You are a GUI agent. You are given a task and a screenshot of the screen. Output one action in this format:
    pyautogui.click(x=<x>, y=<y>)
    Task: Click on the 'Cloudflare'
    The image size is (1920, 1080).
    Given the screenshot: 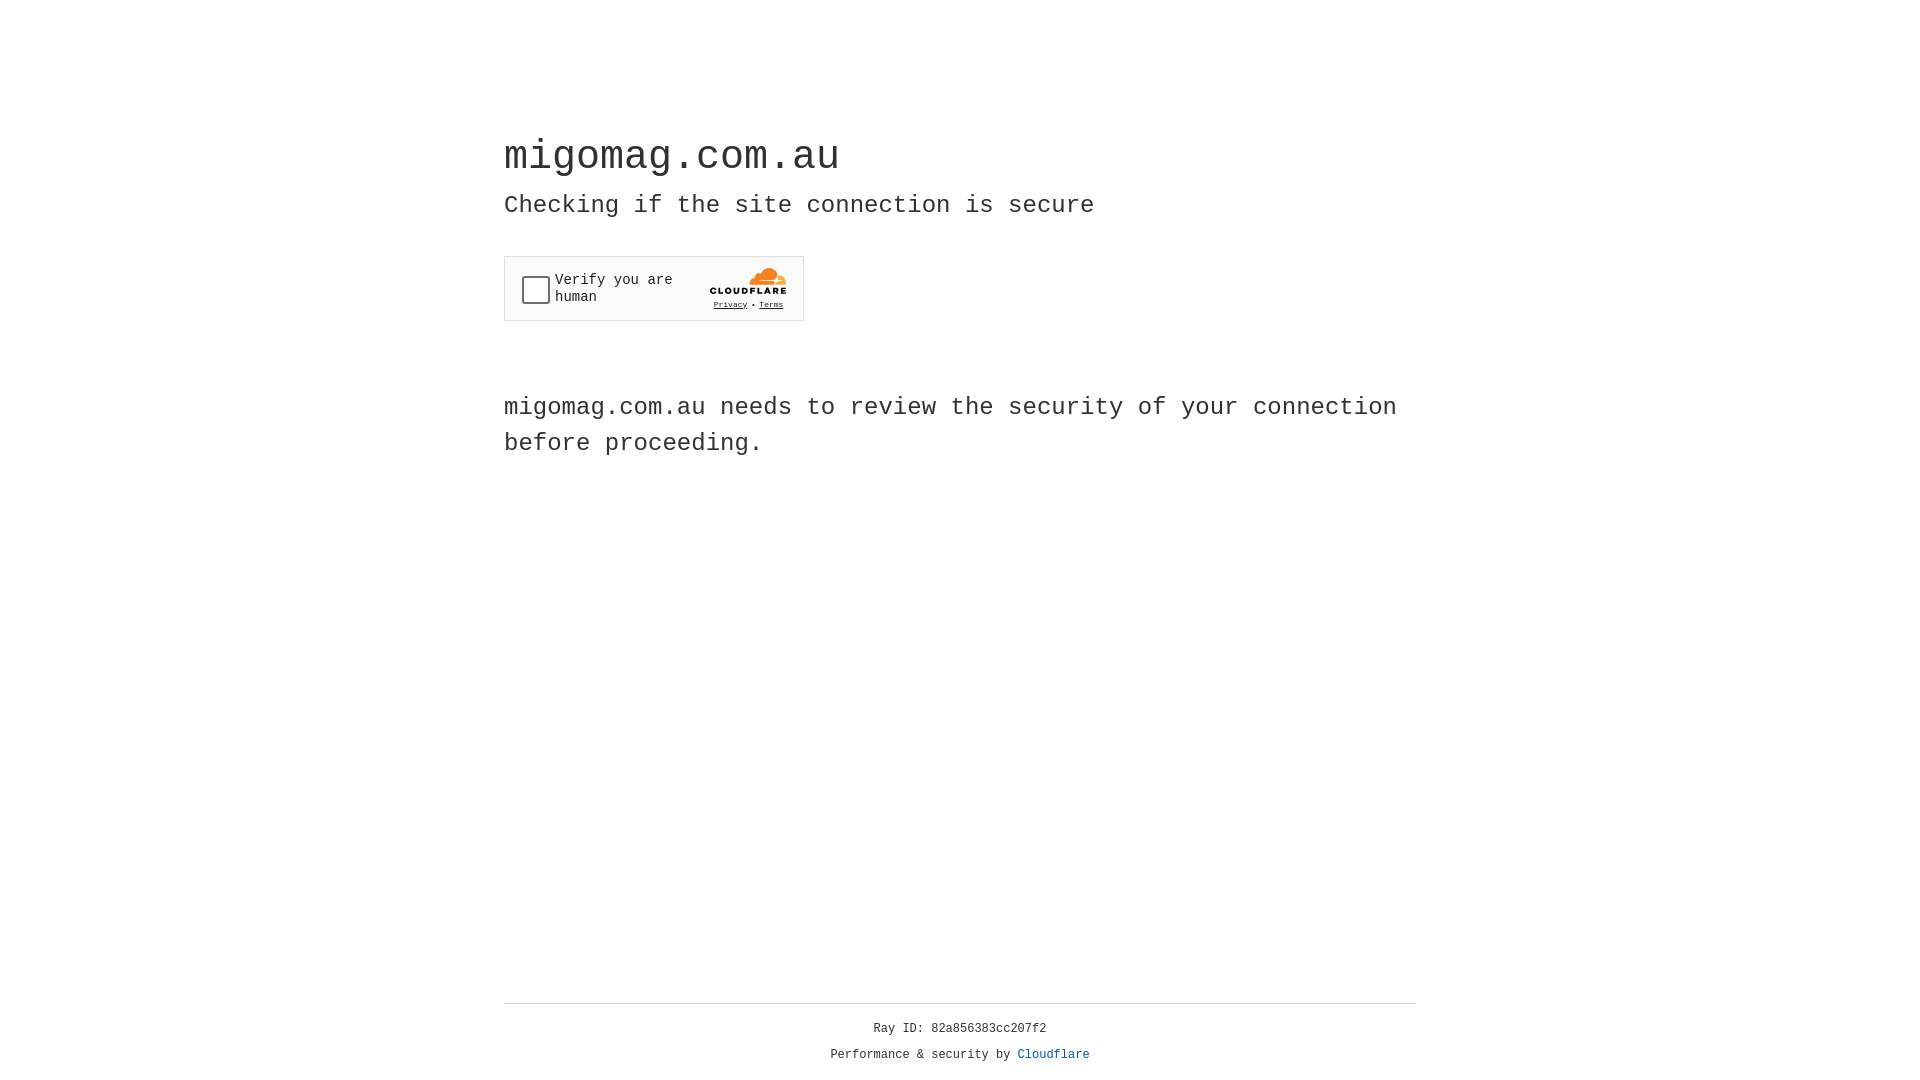 What is the action you would take?
    pyautogui.click(x=1053, y=1054)
    